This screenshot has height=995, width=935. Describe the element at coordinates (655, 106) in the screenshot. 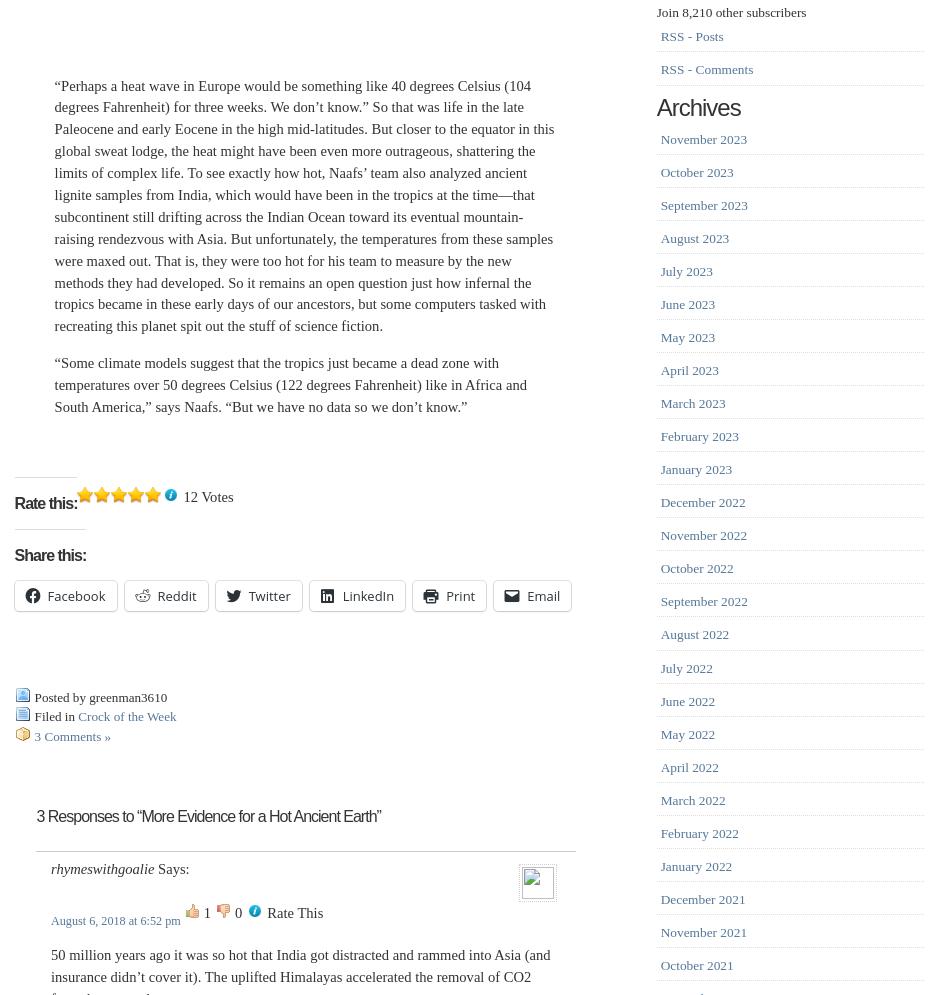

I see `'Archives'` at that location.